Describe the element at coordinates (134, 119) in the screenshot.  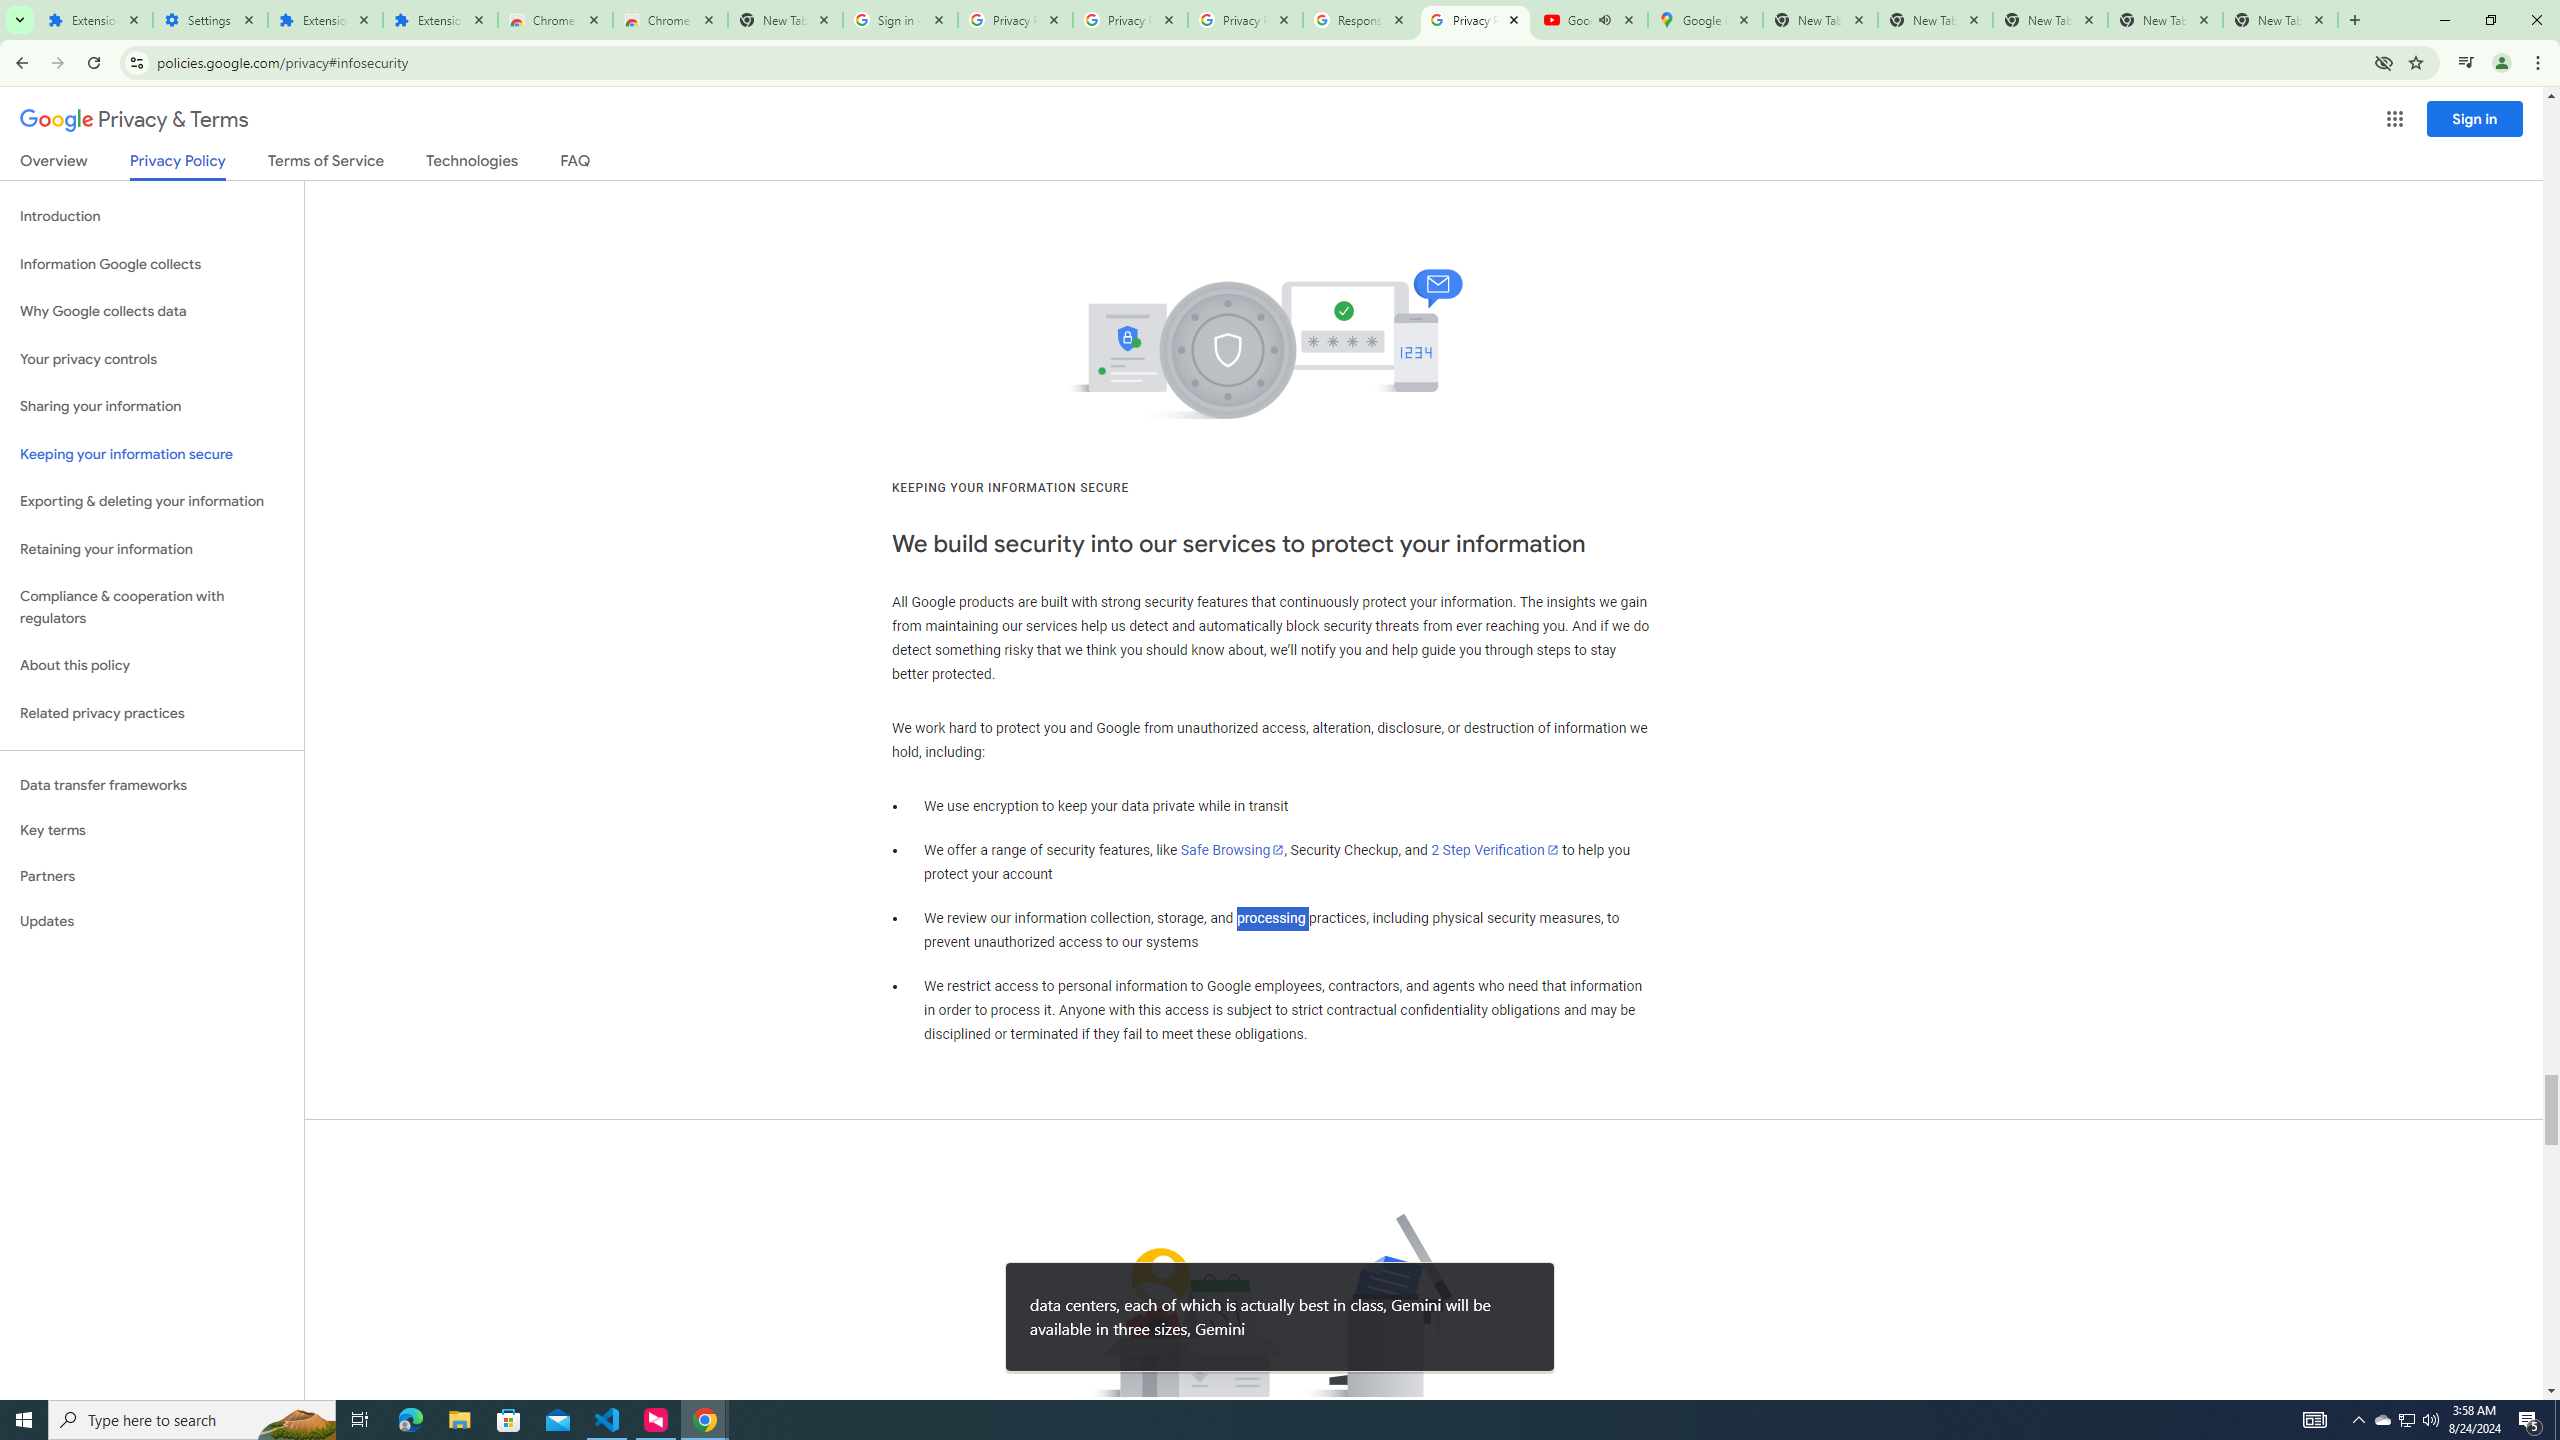
I see `'Privacy & Terms'` at that location.